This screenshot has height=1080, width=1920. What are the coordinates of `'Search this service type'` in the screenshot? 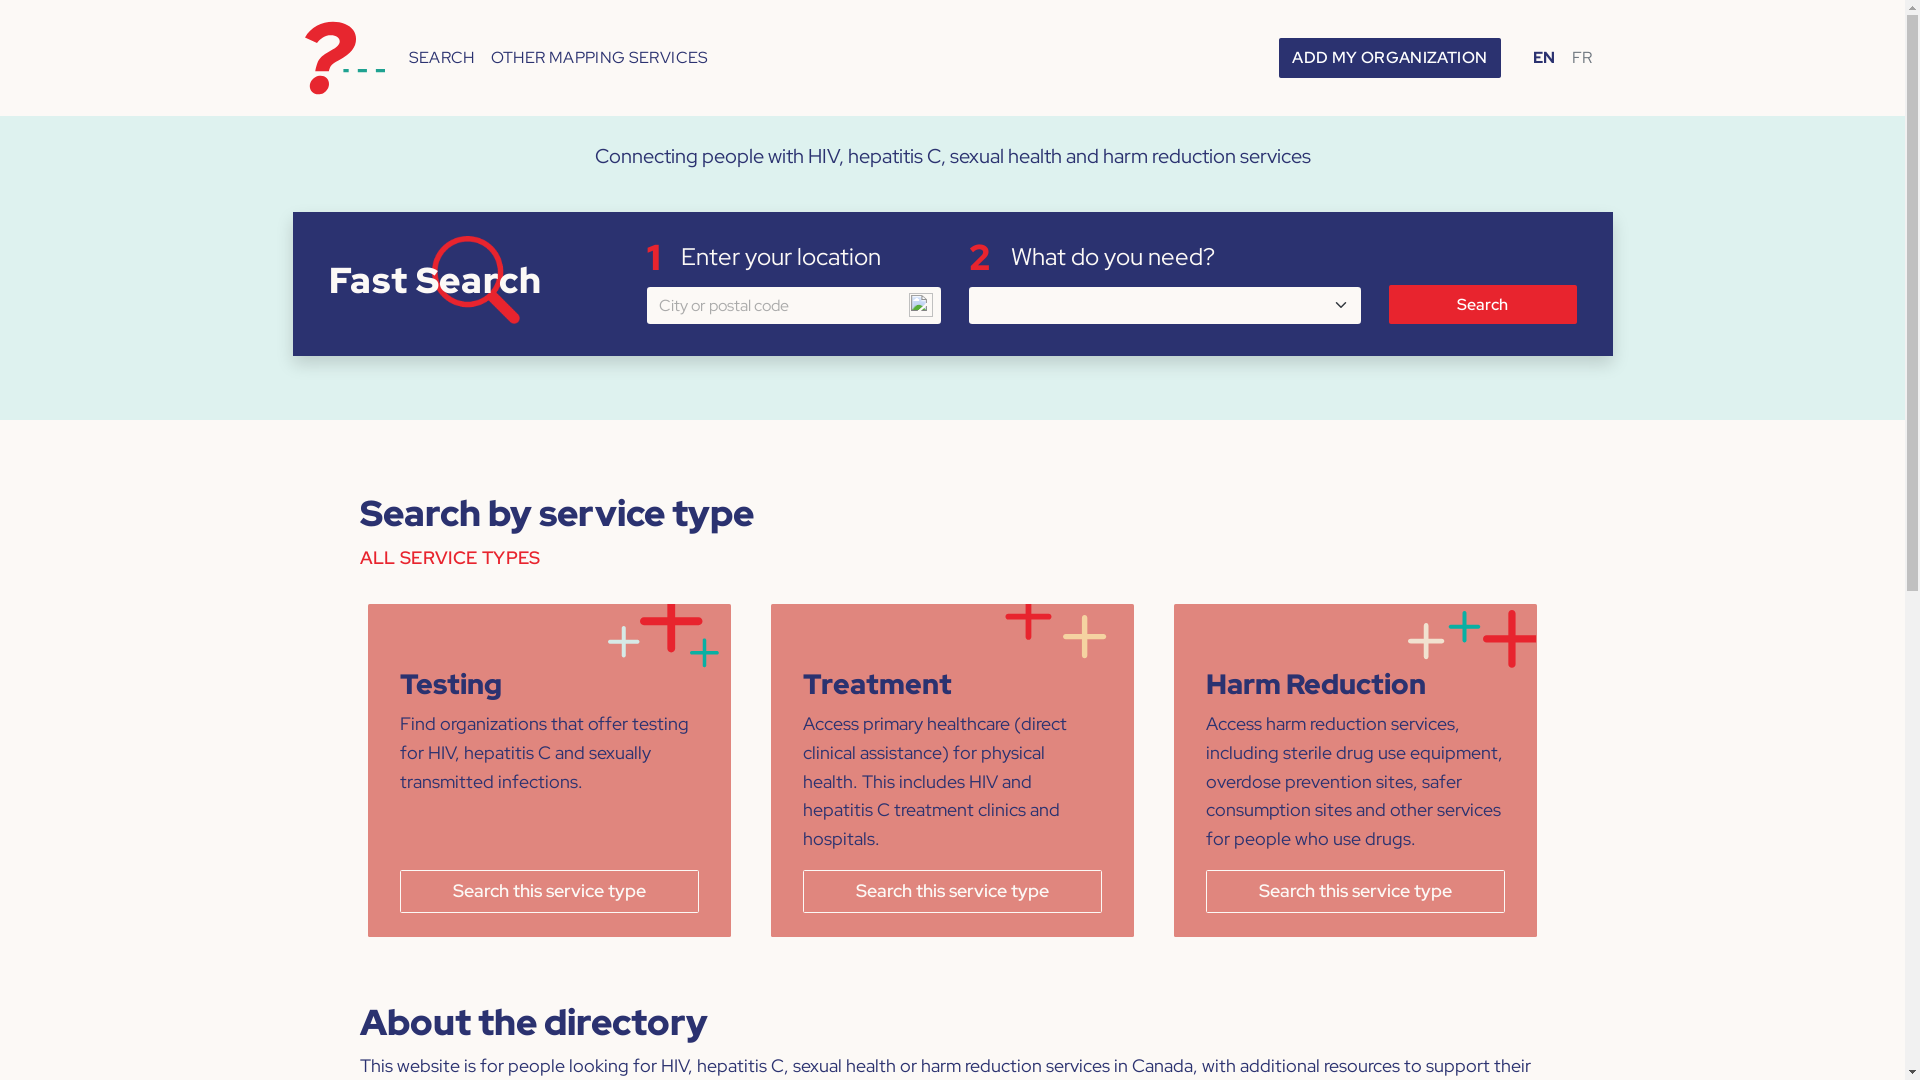 It's located at (549, 890).